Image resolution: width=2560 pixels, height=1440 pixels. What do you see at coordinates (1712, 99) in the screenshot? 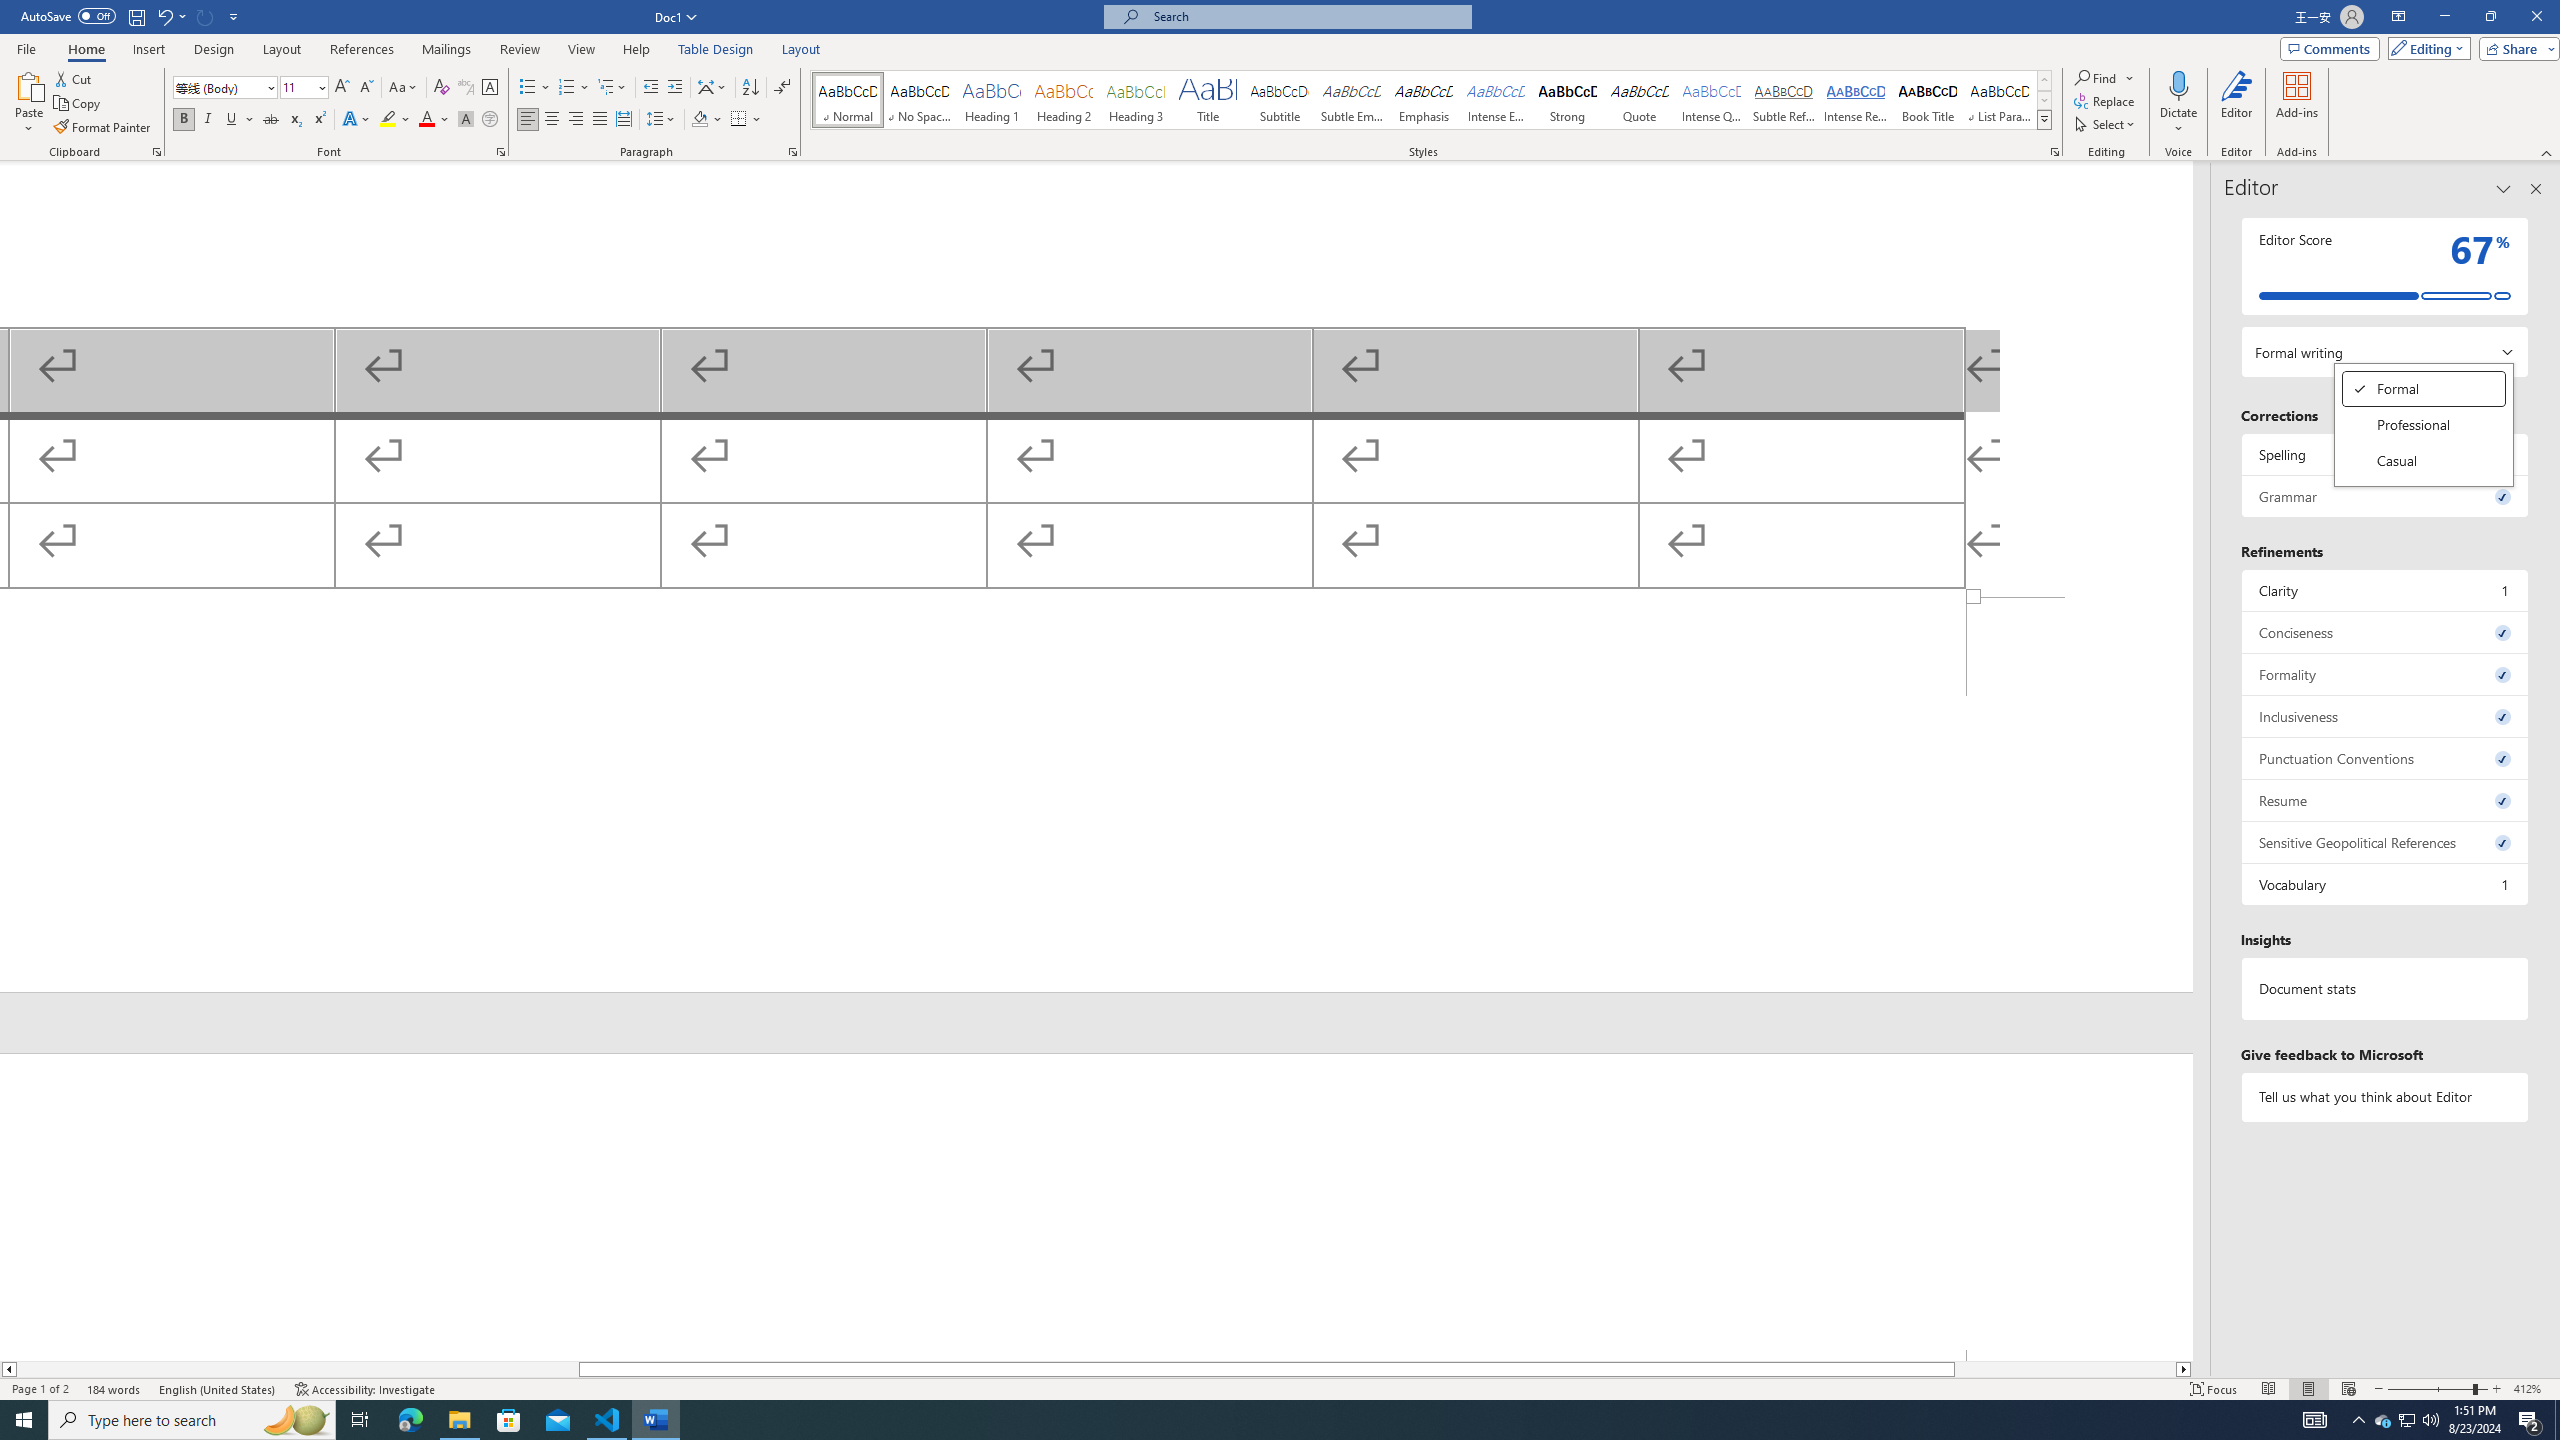
I see `'Intense Quote'` at bounding box center [1712, 99].